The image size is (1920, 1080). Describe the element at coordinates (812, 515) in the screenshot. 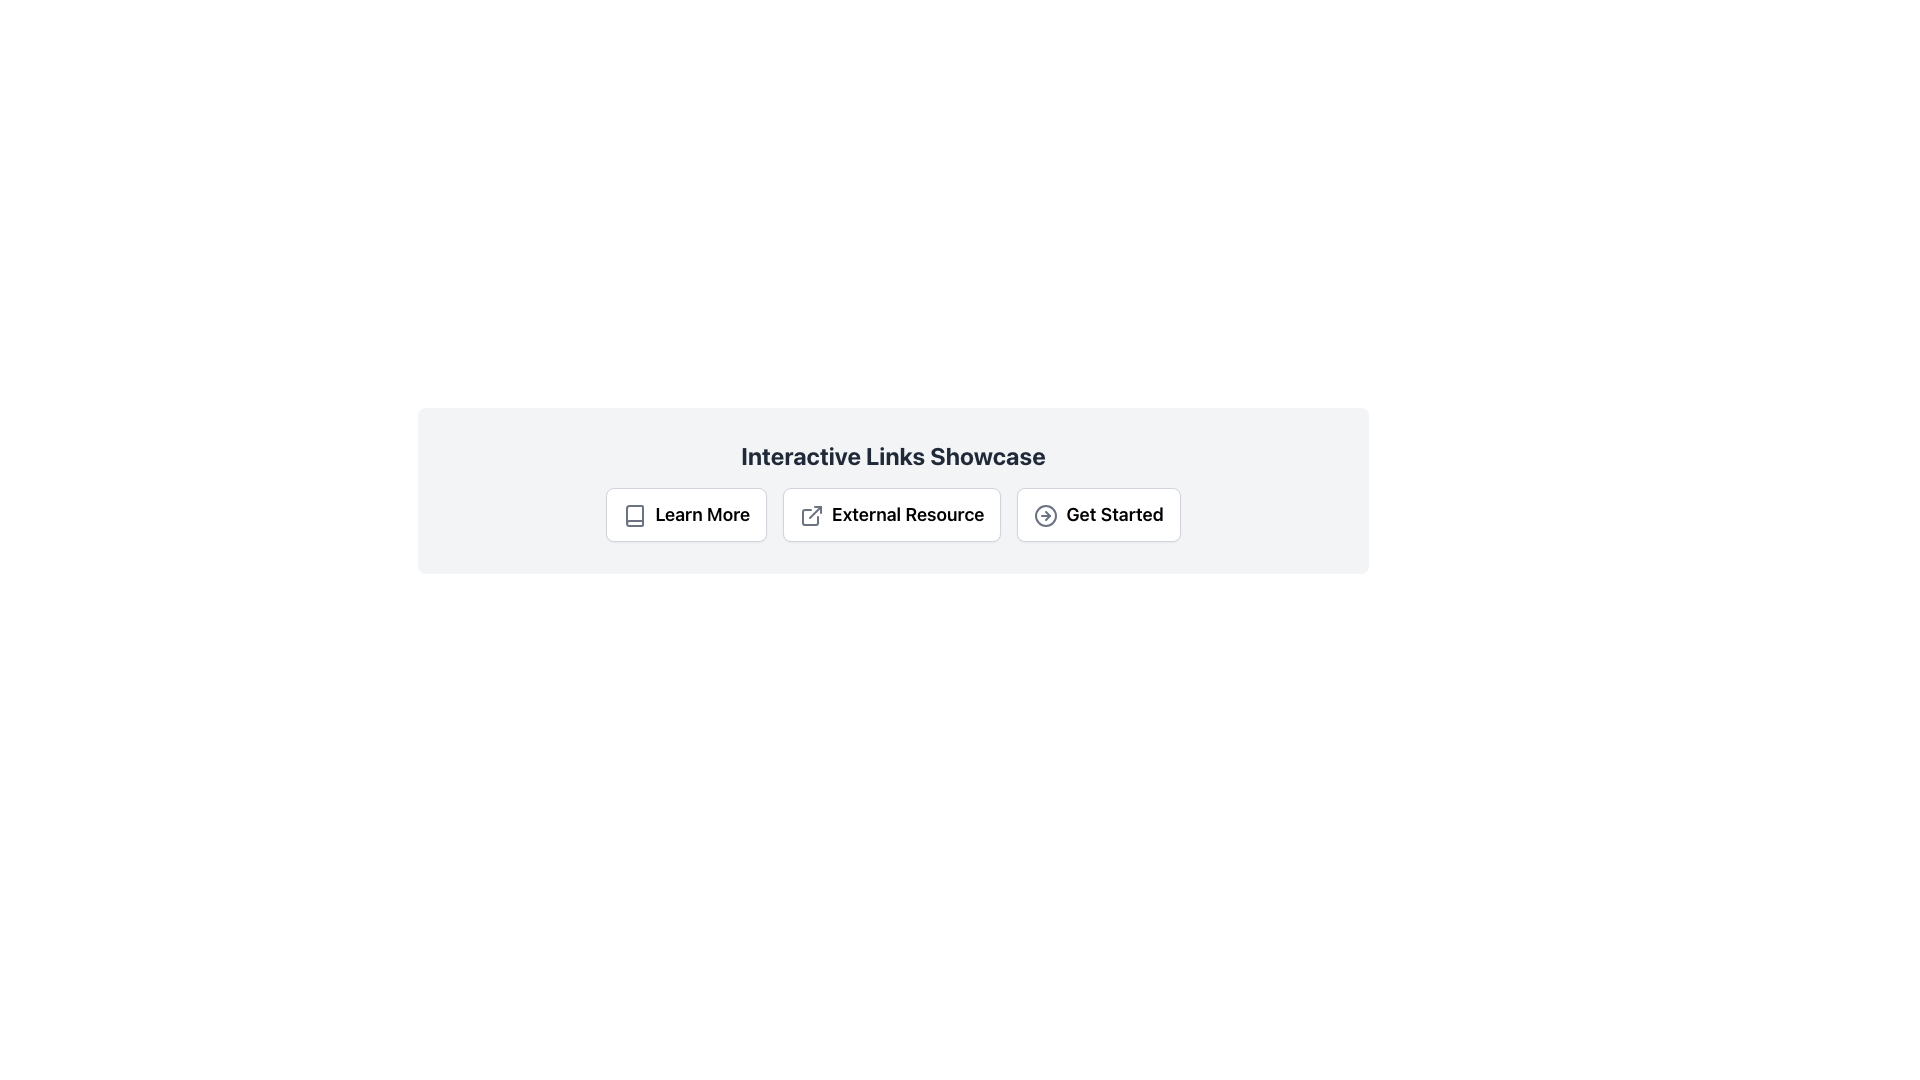

I see `external link SVG icon visually located to the left of the 'External Resource' button, which is the second button in a horizontal layout of three buttons` at that location.